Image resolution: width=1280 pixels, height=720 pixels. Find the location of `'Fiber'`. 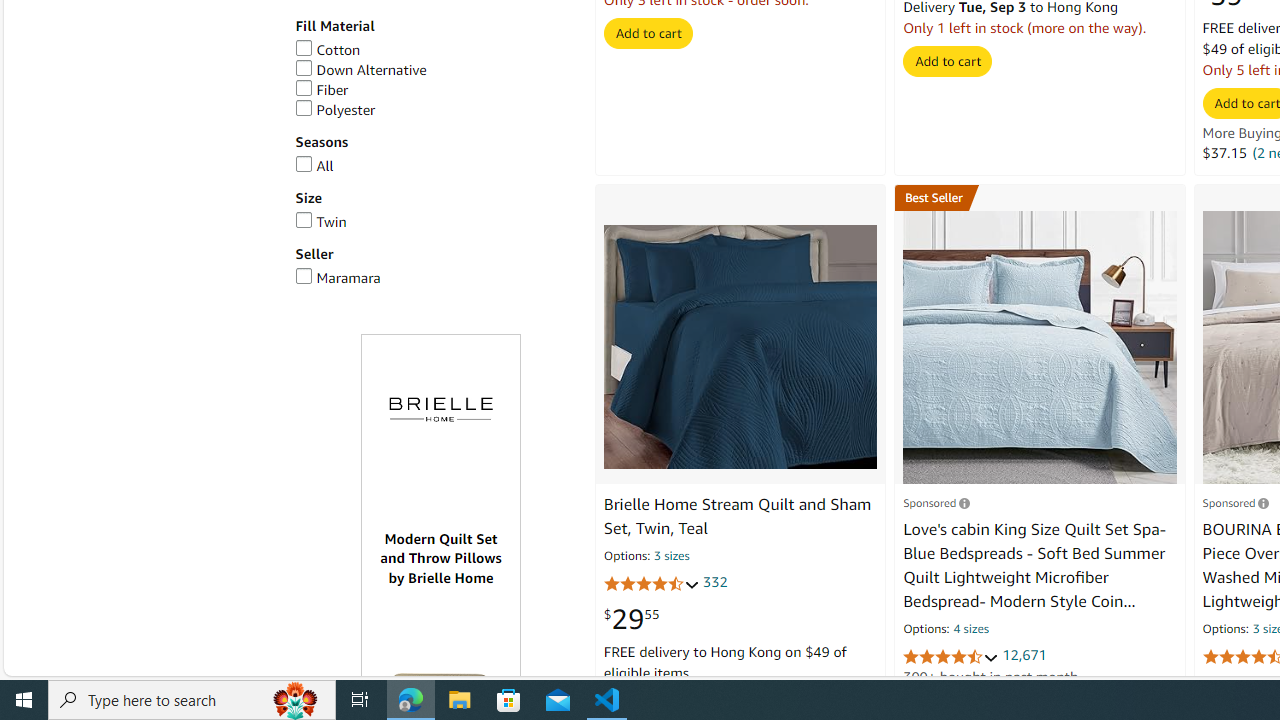

'Fiber' is located at coordinates (321, 90).